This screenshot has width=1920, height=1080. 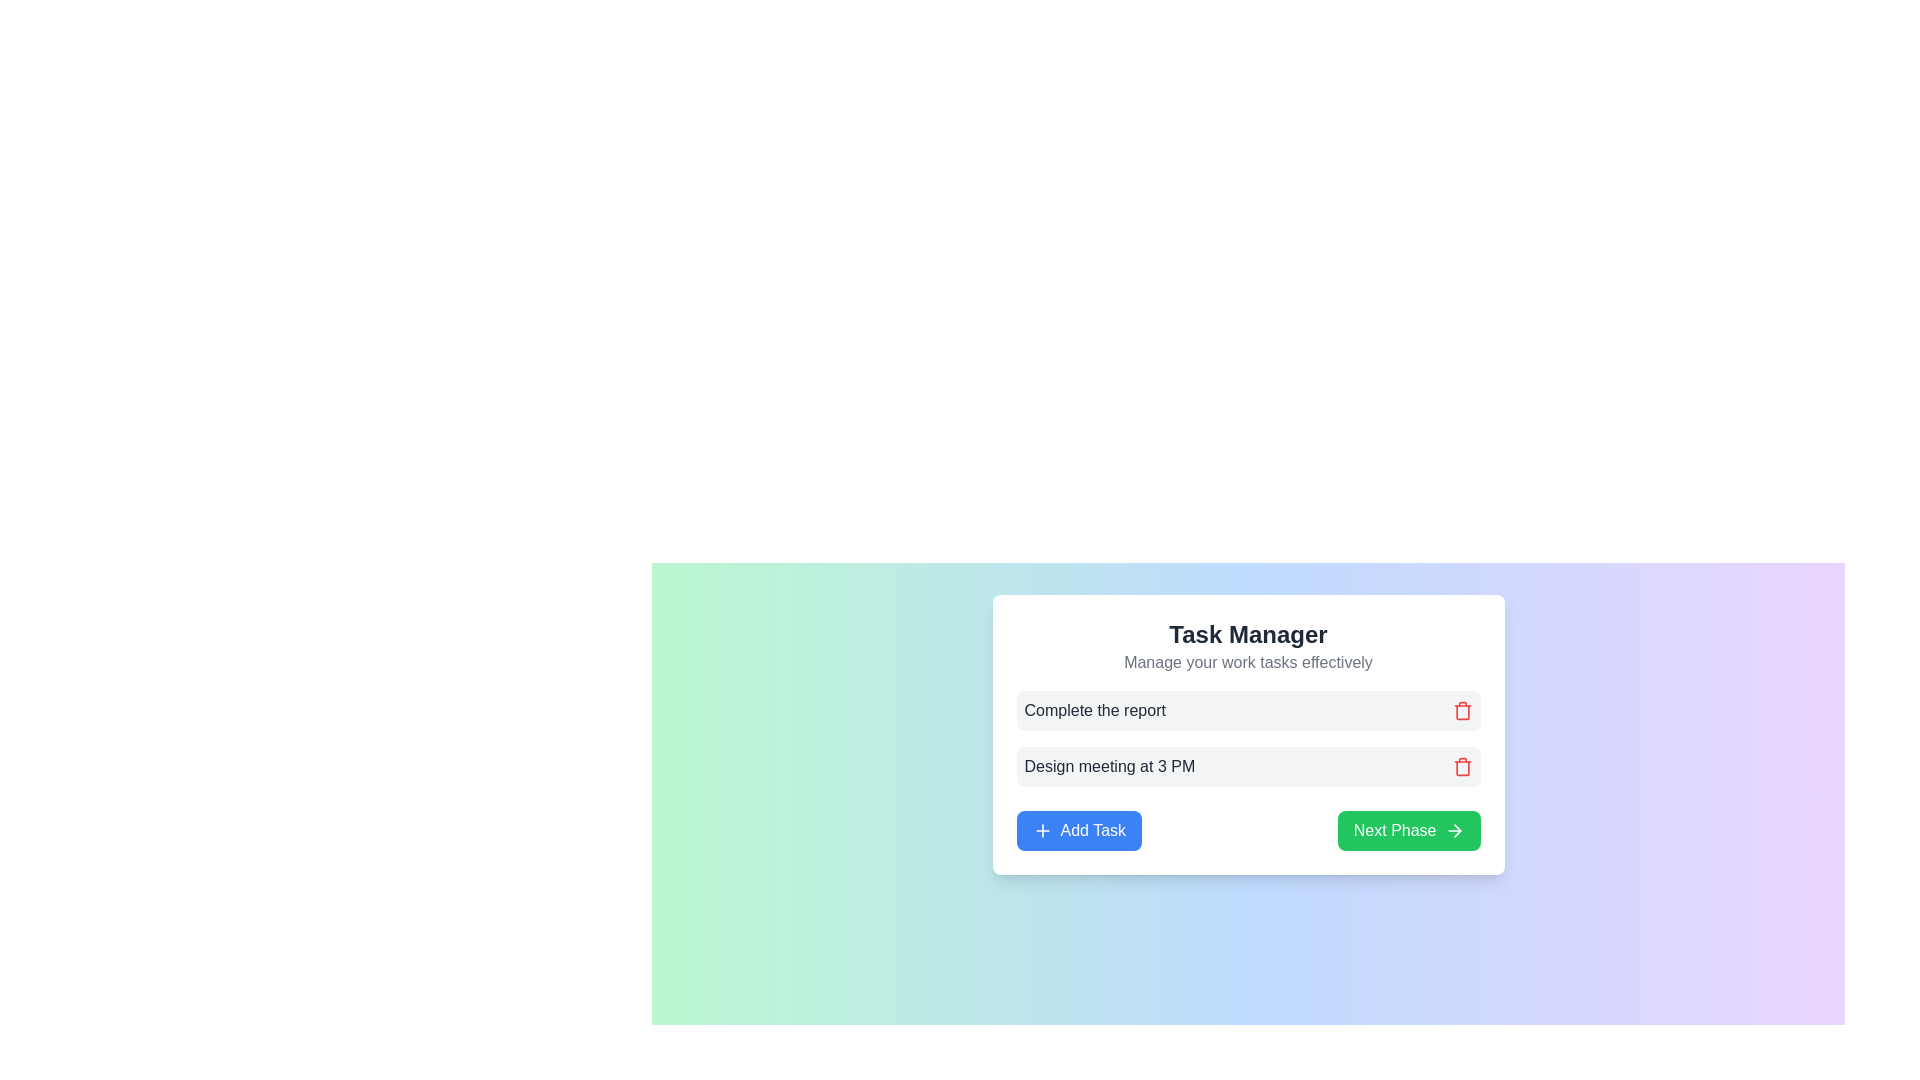 I want to click on the task item labeled 'Design meeting at 3 PM' for editing by clicking on it, so click(x=1247, y=766).